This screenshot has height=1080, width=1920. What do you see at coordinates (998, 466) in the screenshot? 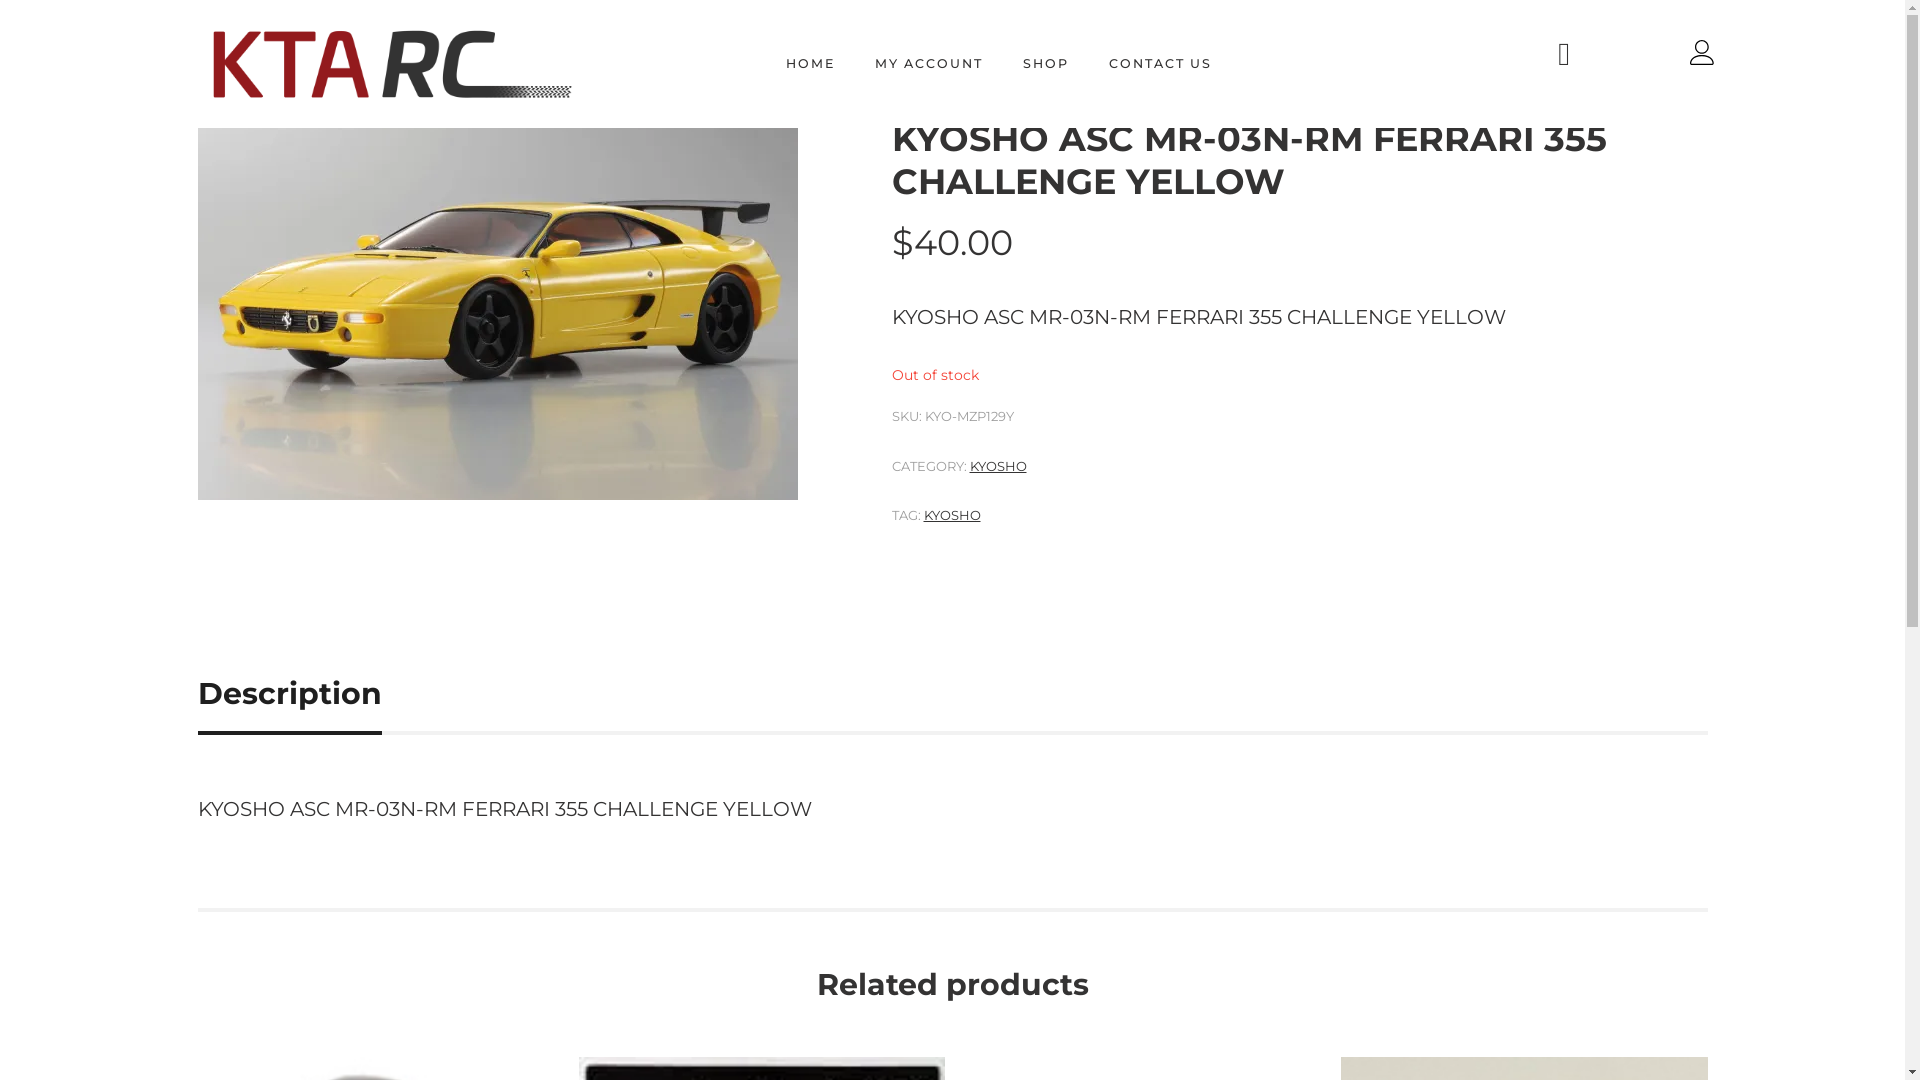
I see `'KYOSHO'` at bounding box center [998, 466].